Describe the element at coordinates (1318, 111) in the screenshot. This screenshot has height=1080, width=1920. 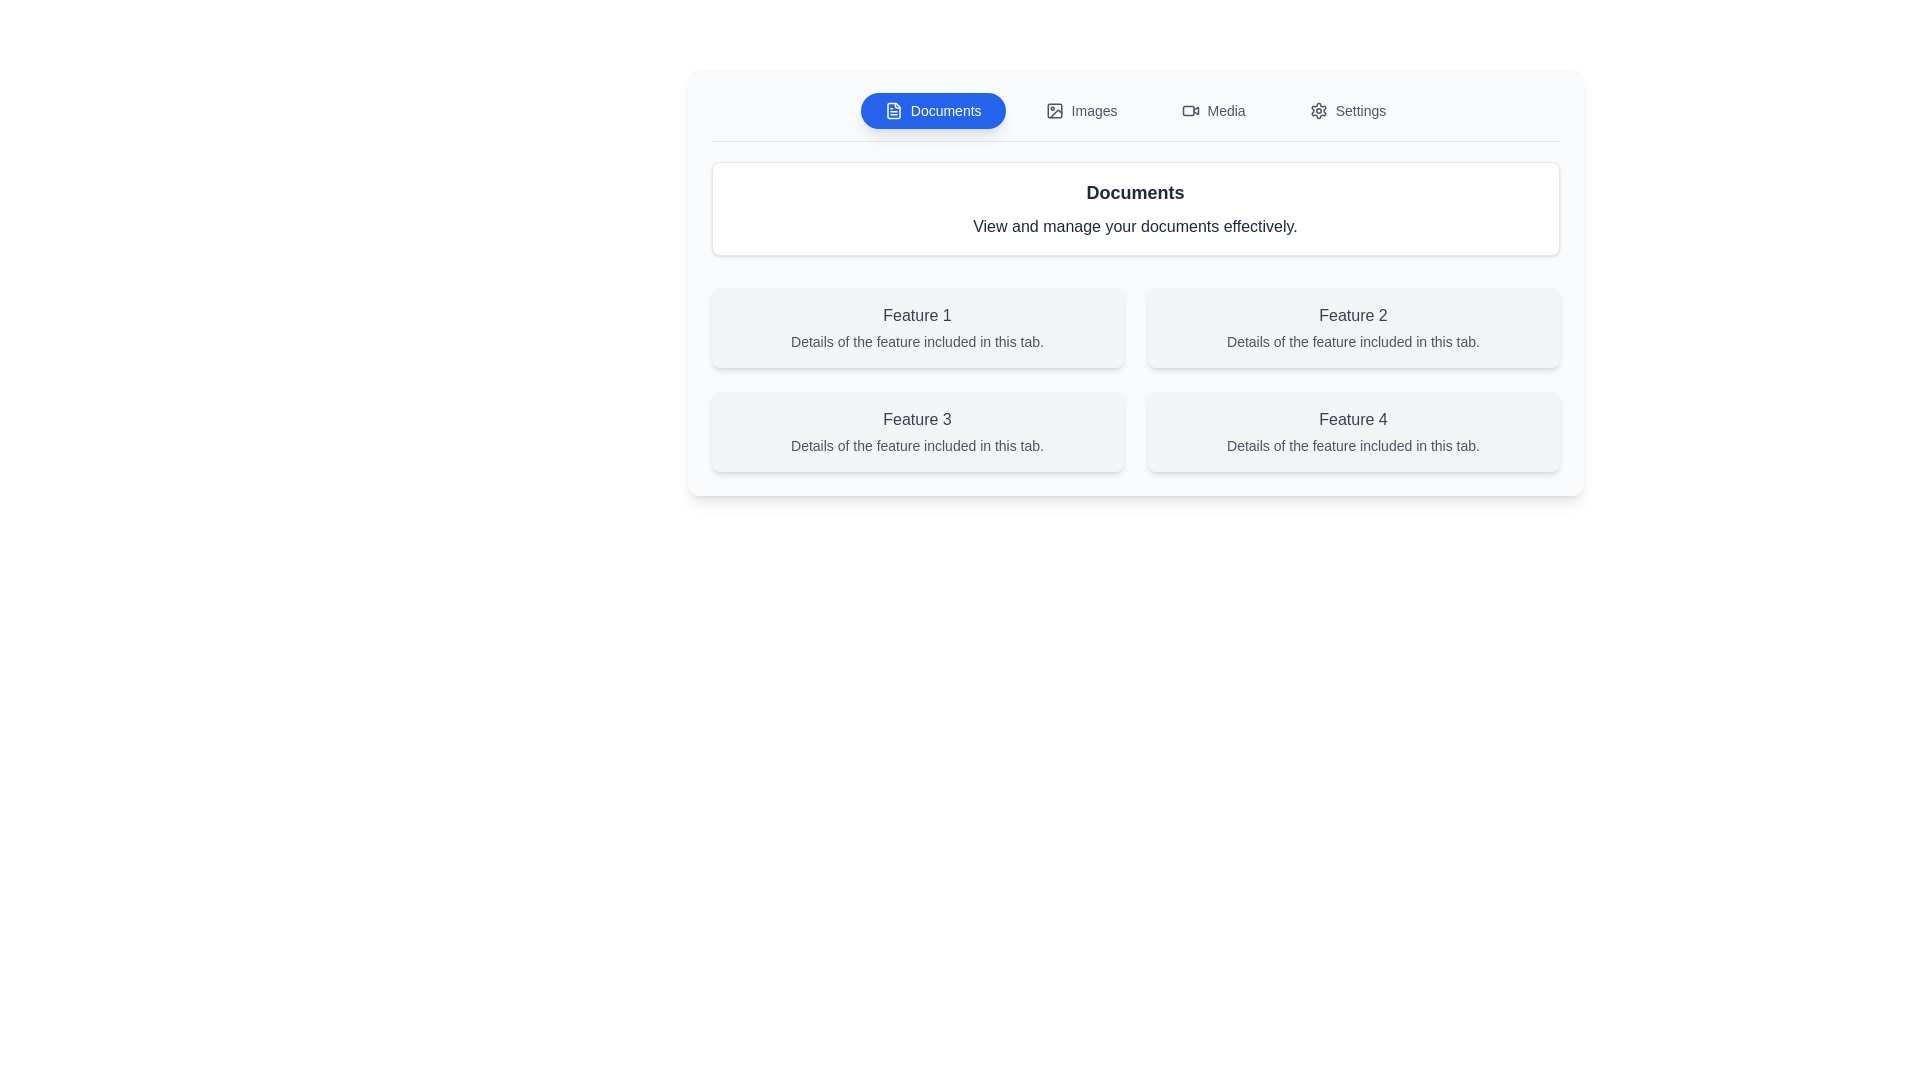
I see `the settings icon represented by a gear-like shape located in the top-right corner of the UI` at that location.